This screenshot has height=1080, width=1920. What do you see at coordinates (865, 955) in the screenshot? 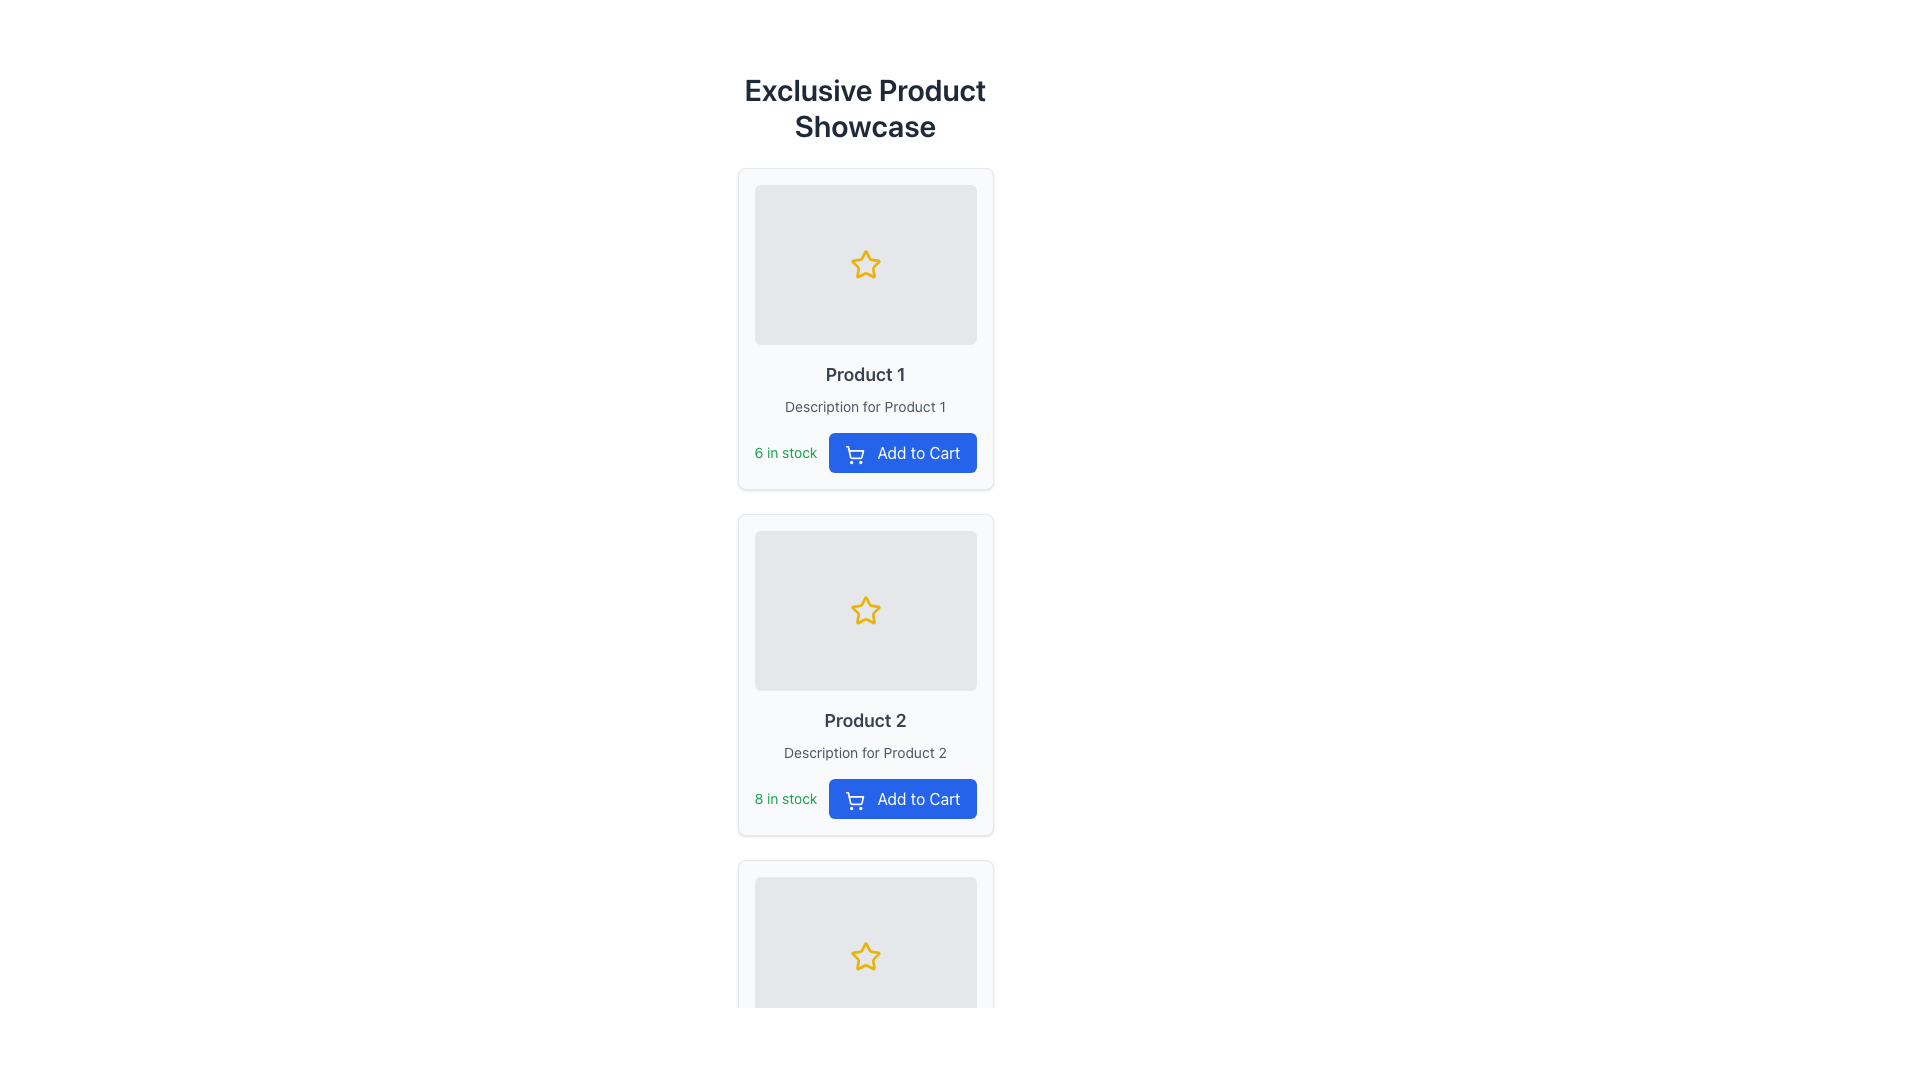
I see `the yellow star icon, which serves as a rating or favorite indicator, located centrally within the 'Product 3' card` at bounding box center [865, 955].